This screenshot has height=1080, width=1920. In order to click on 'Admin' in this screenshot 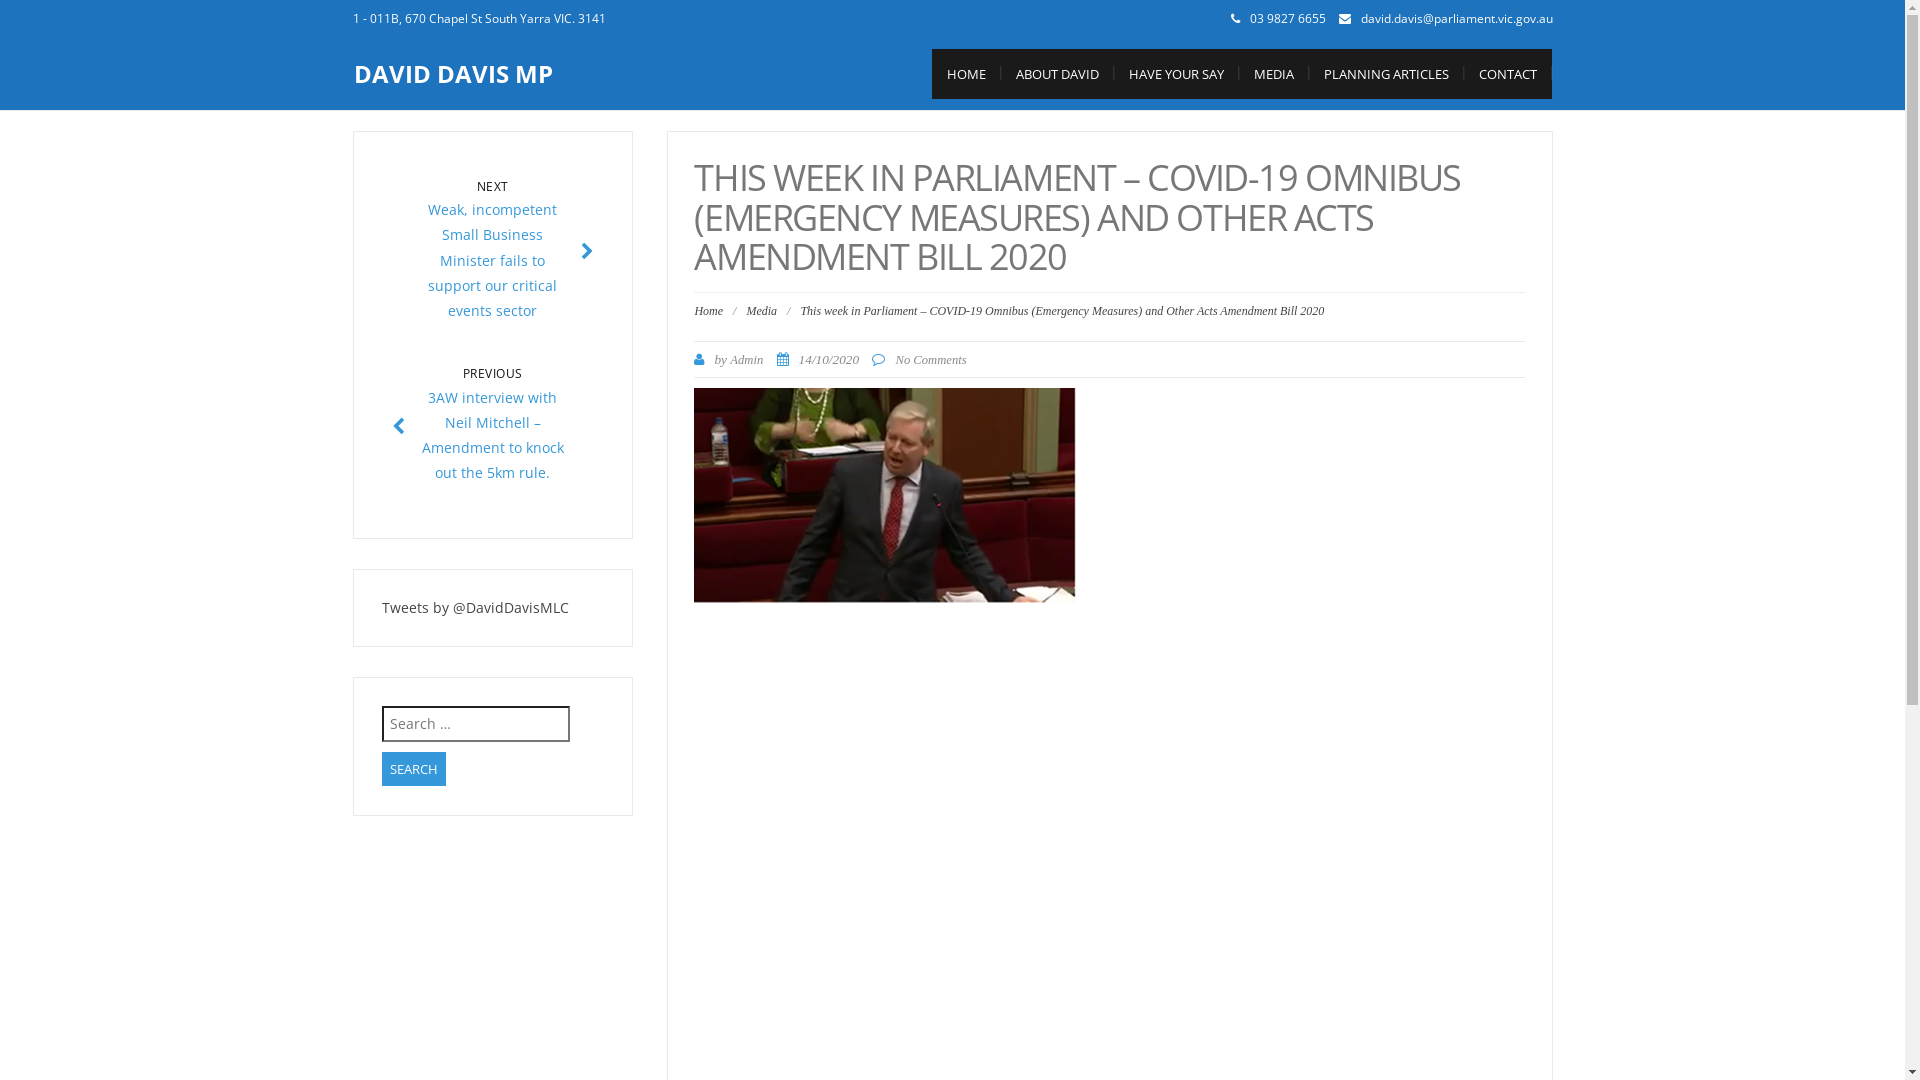, I will do `click(745, 358)`.